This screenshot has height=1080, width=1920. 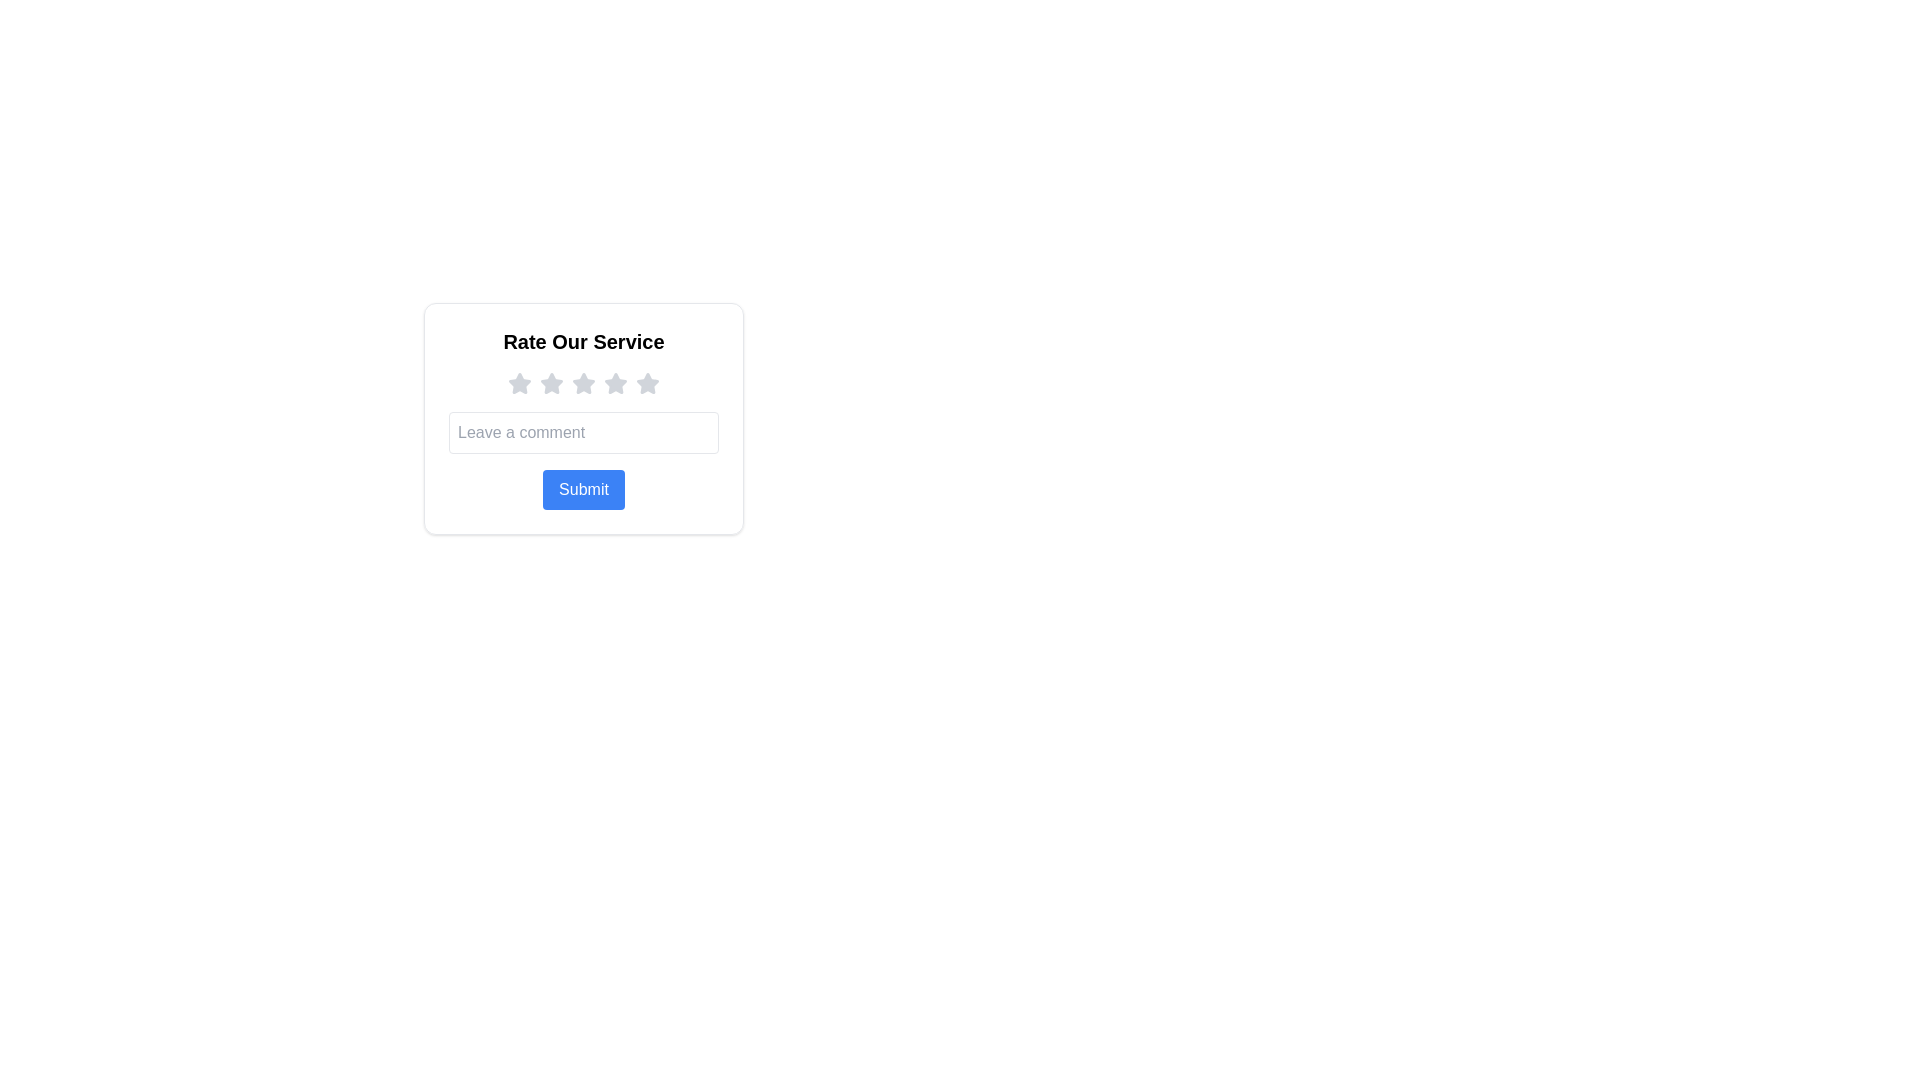 What do you see at coordinates (552, 384) in the screenshot?
I see `the second star-shaped rating icon with a gray fill color` at bounding box center [552, 384].